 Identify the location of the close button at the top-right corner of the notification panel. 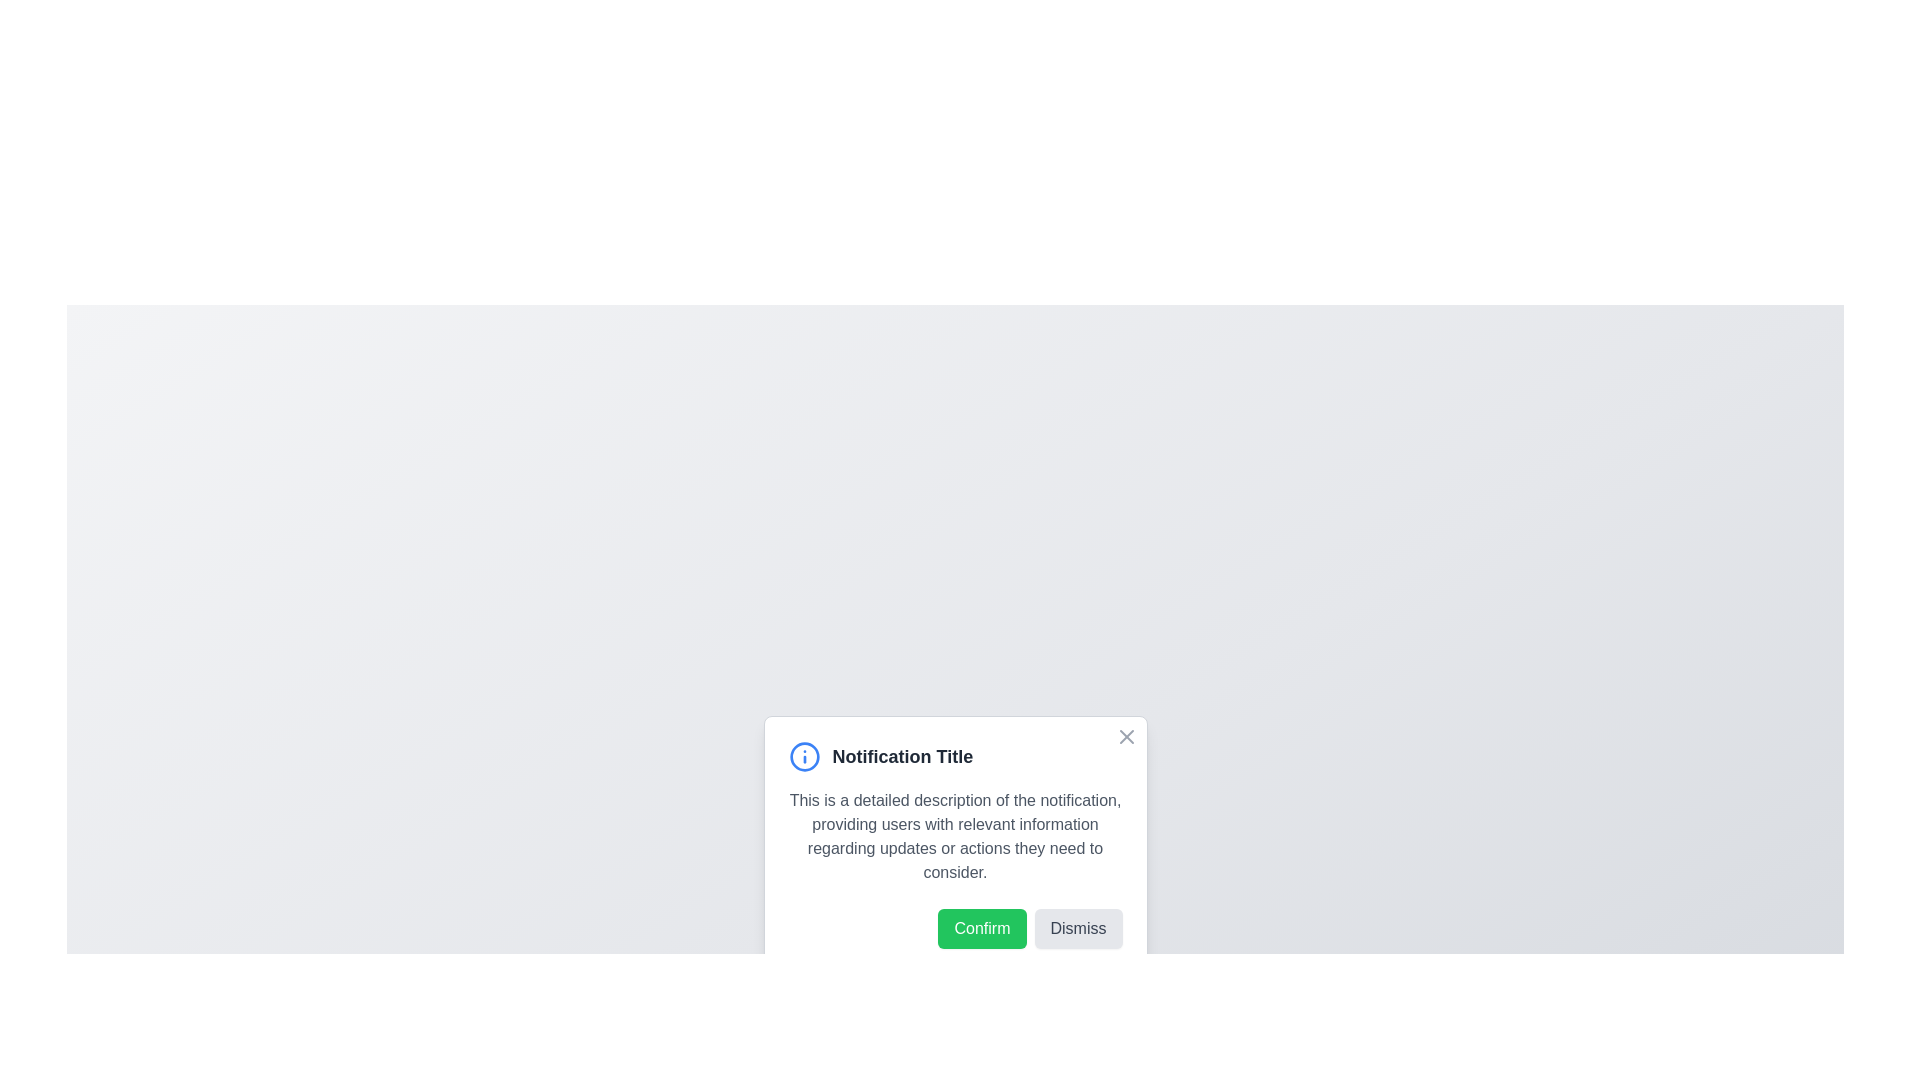
(1126, 736).